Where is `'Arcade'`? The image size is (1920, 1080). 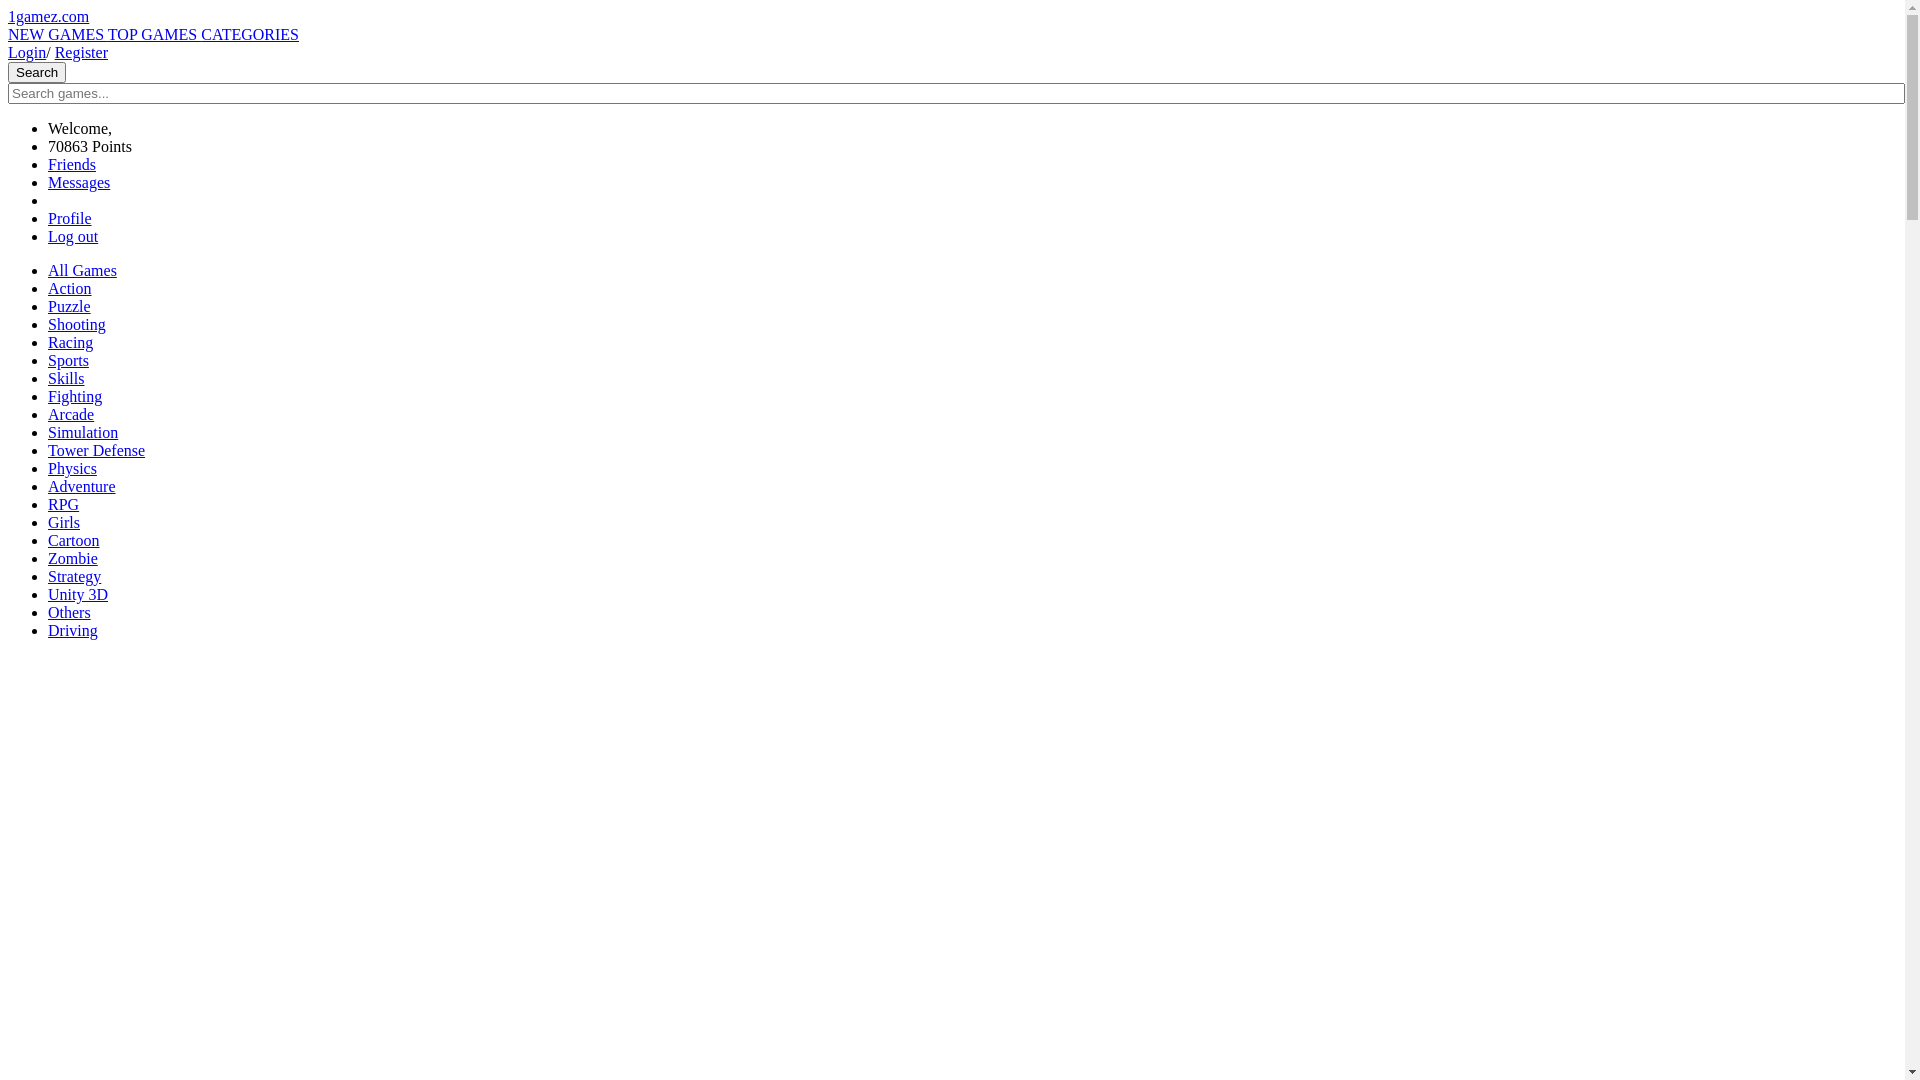 'Arcade' is located at coordinates (71, 413).